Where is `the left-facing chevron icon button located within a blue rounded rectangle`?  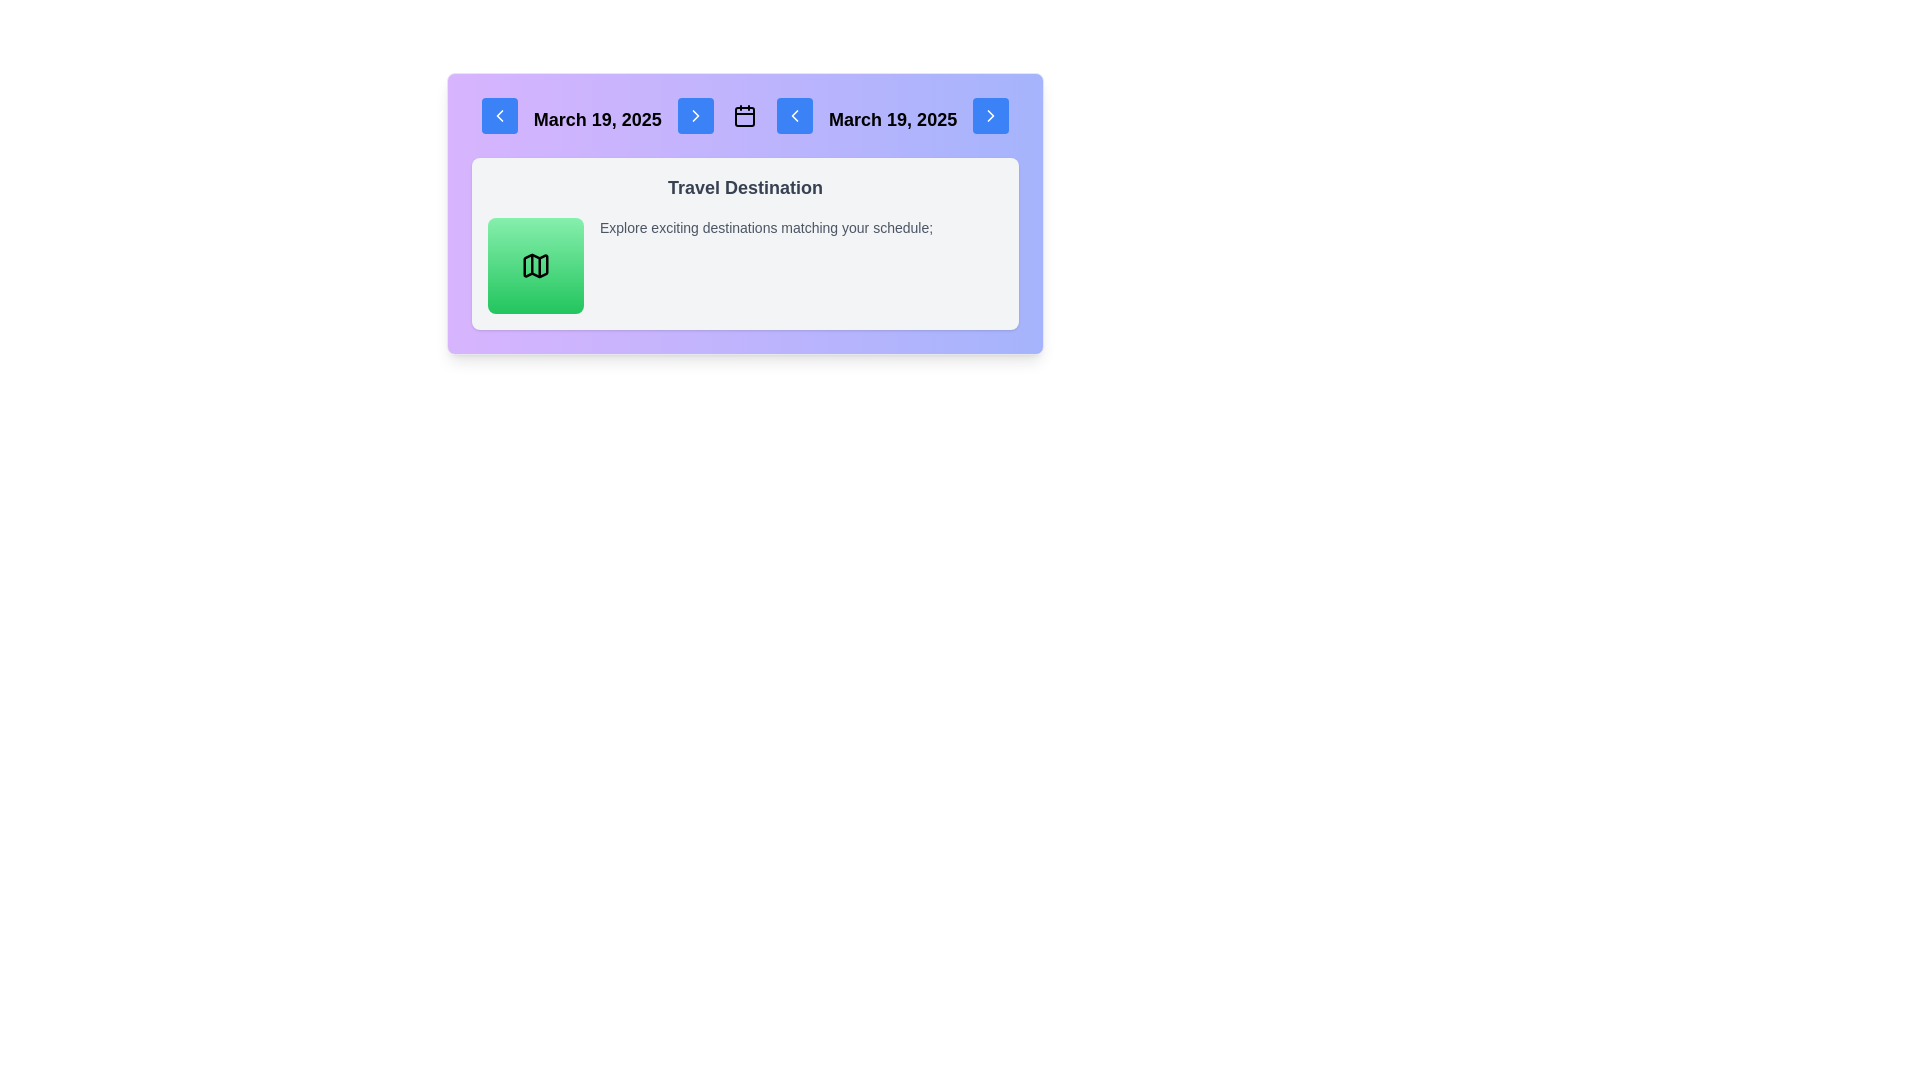 the left-facing chevron icon button located within a blue rounded rectangle is located at coordinates (794, 115).